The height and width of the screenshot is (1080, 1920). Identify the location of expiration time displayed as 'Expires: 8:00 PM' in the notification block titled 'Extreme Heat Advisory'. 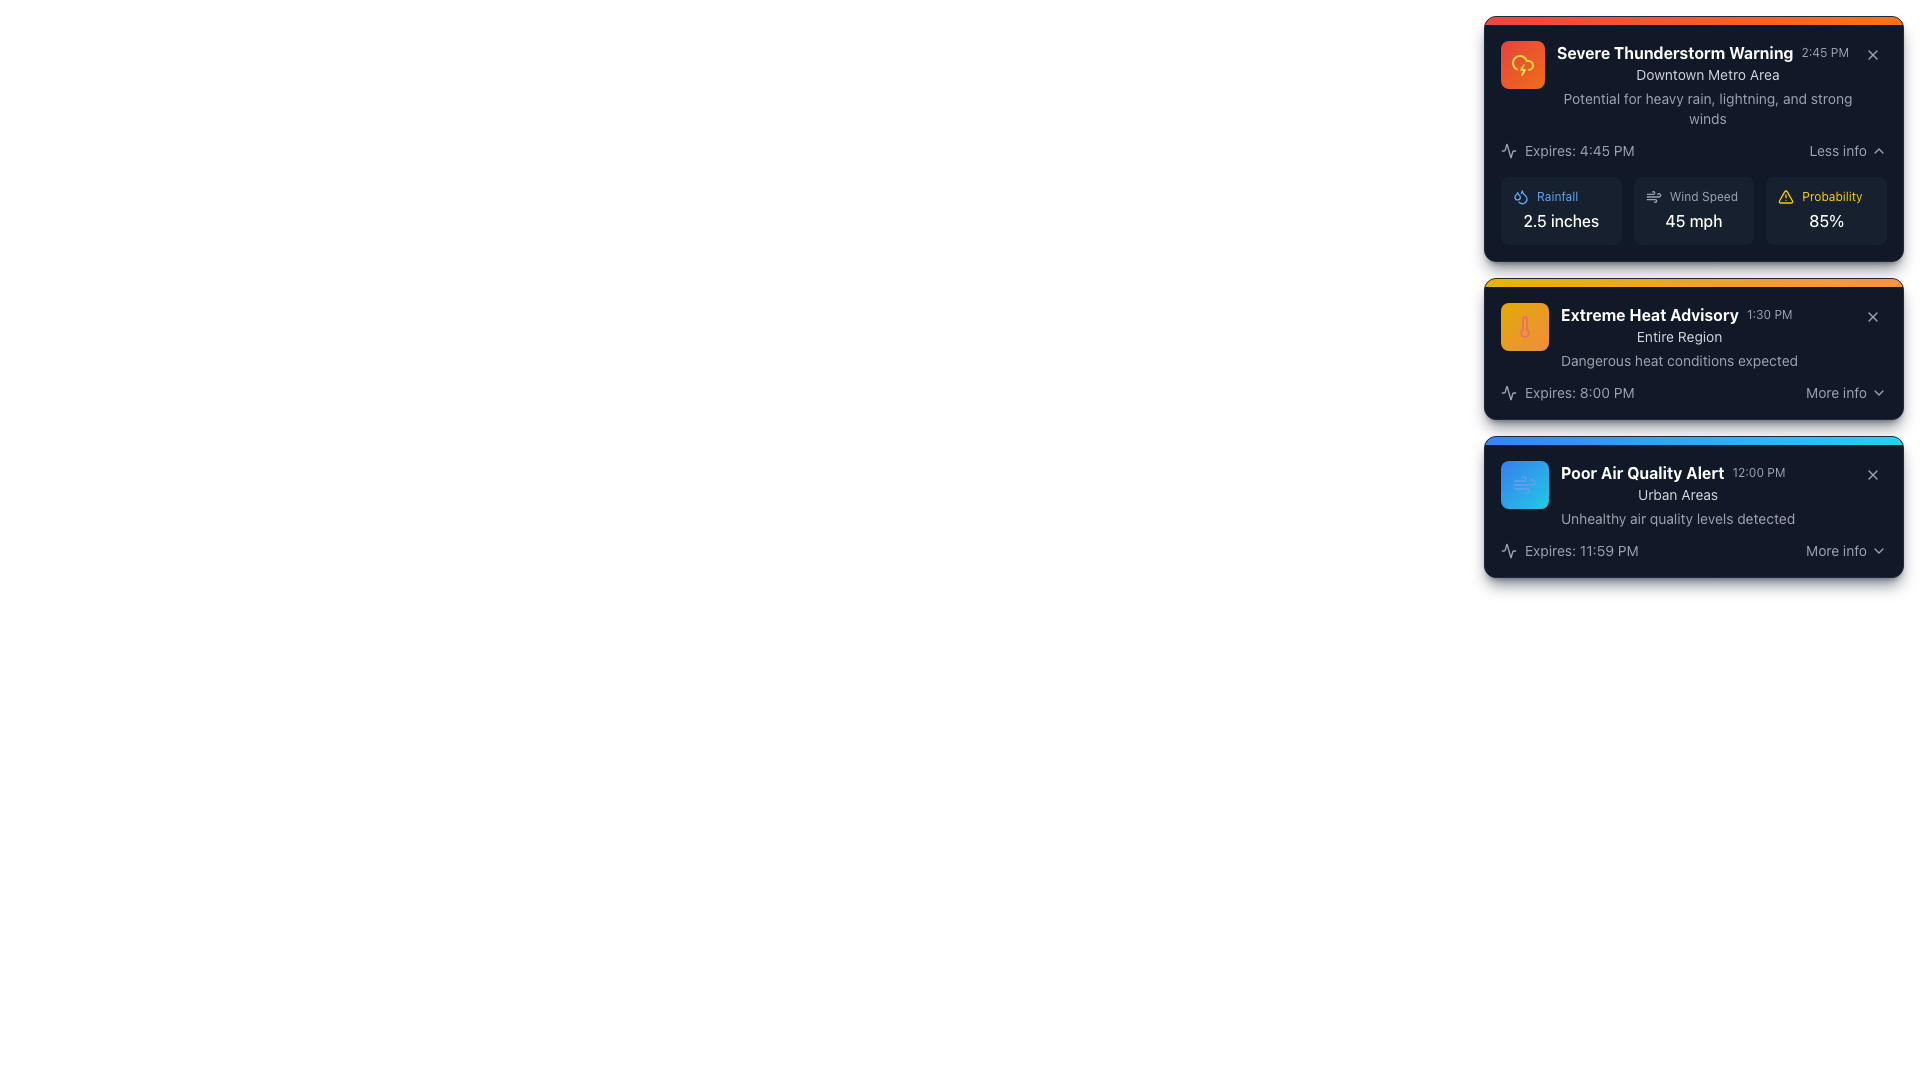
(1693, 393).